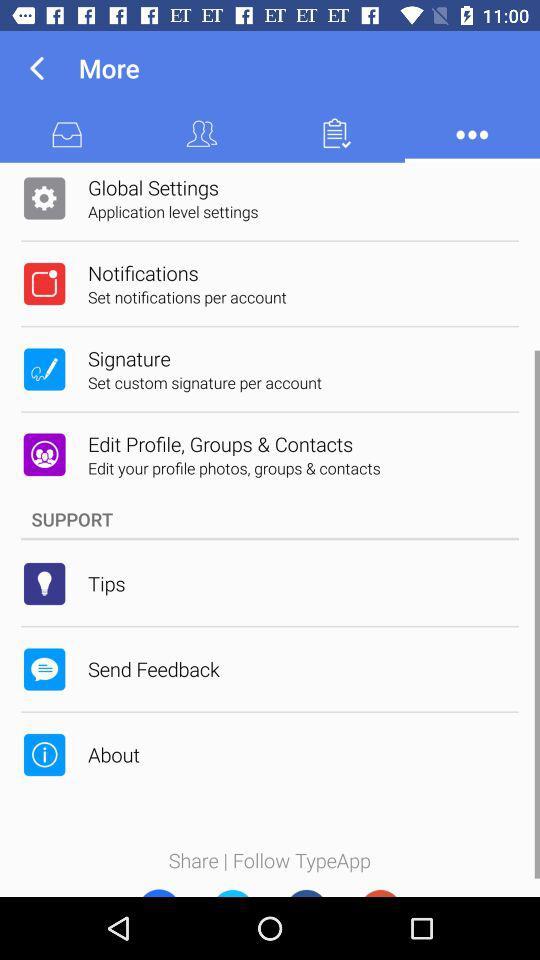  I want to click on icon next to more item, so click(36, 68).